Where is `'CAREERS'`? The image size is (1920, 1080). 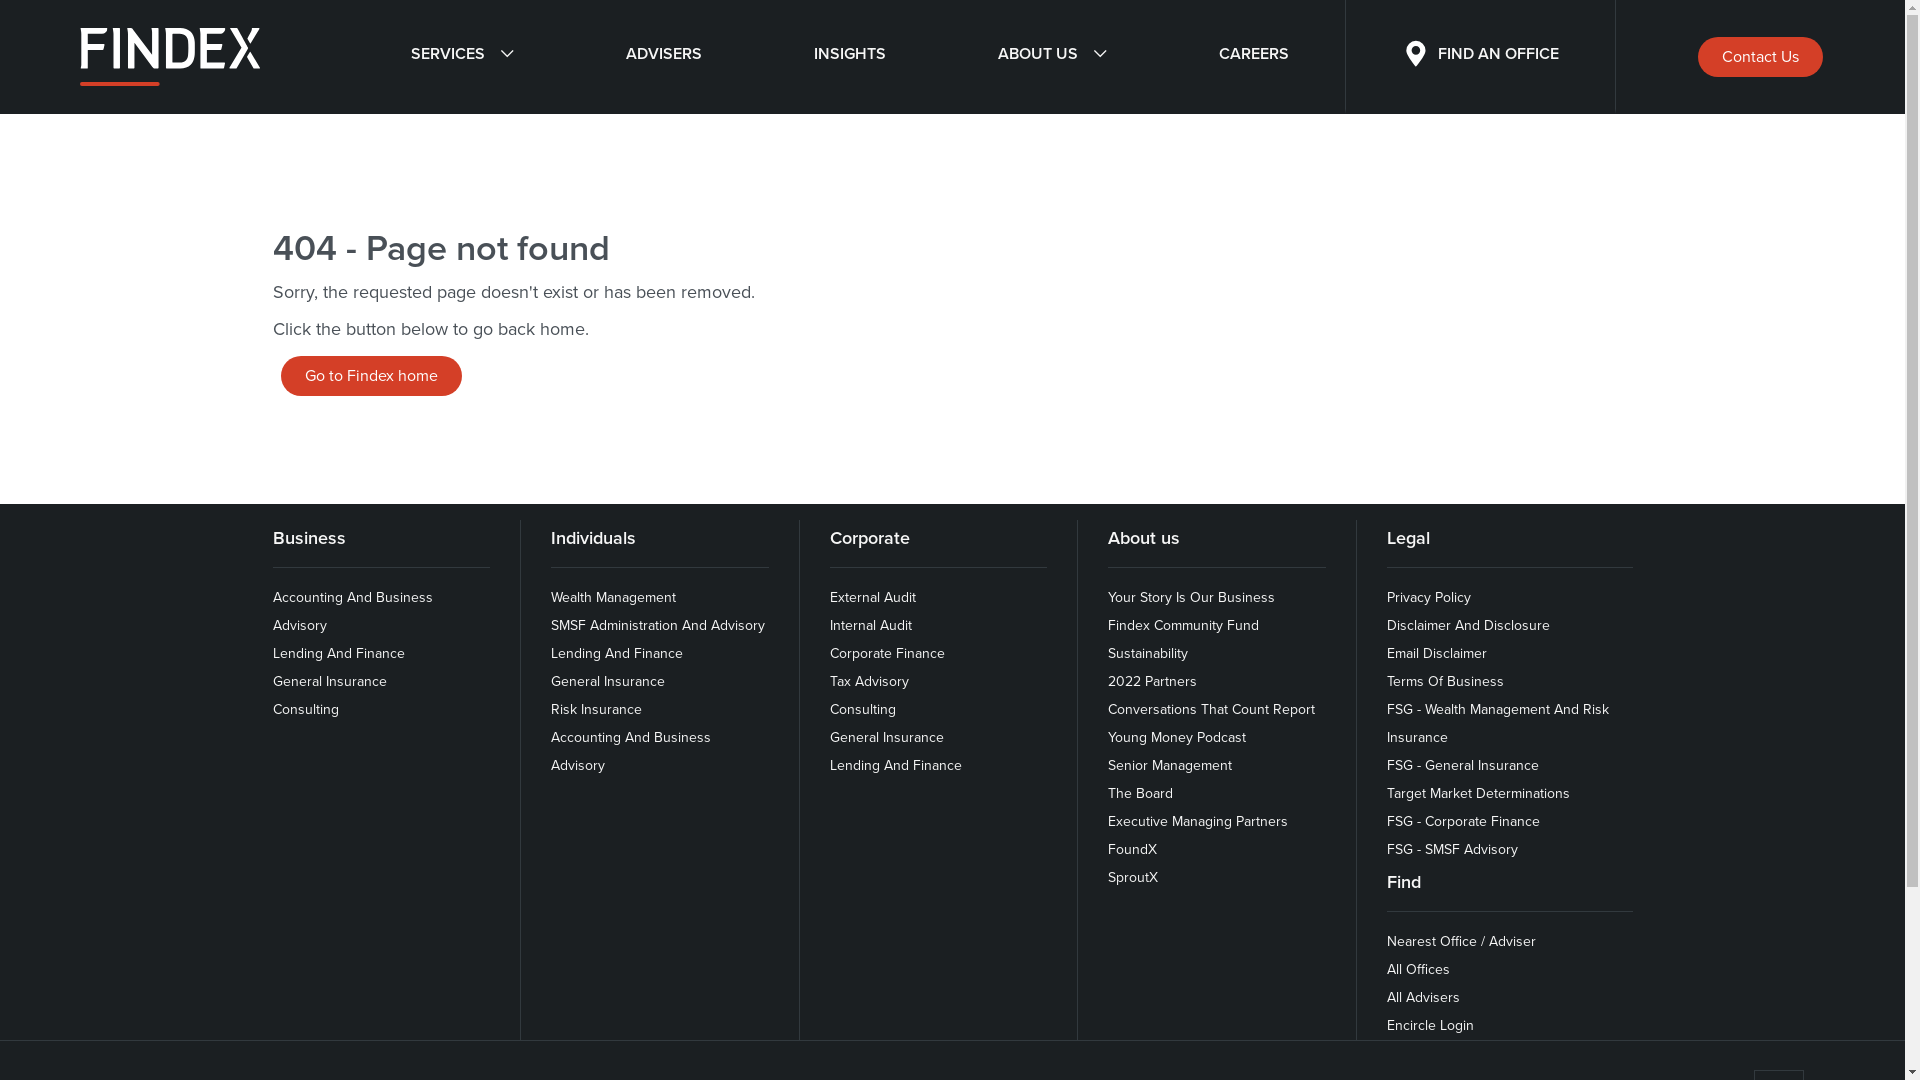 'CAREERS' is located at coordinates (1251, 56).